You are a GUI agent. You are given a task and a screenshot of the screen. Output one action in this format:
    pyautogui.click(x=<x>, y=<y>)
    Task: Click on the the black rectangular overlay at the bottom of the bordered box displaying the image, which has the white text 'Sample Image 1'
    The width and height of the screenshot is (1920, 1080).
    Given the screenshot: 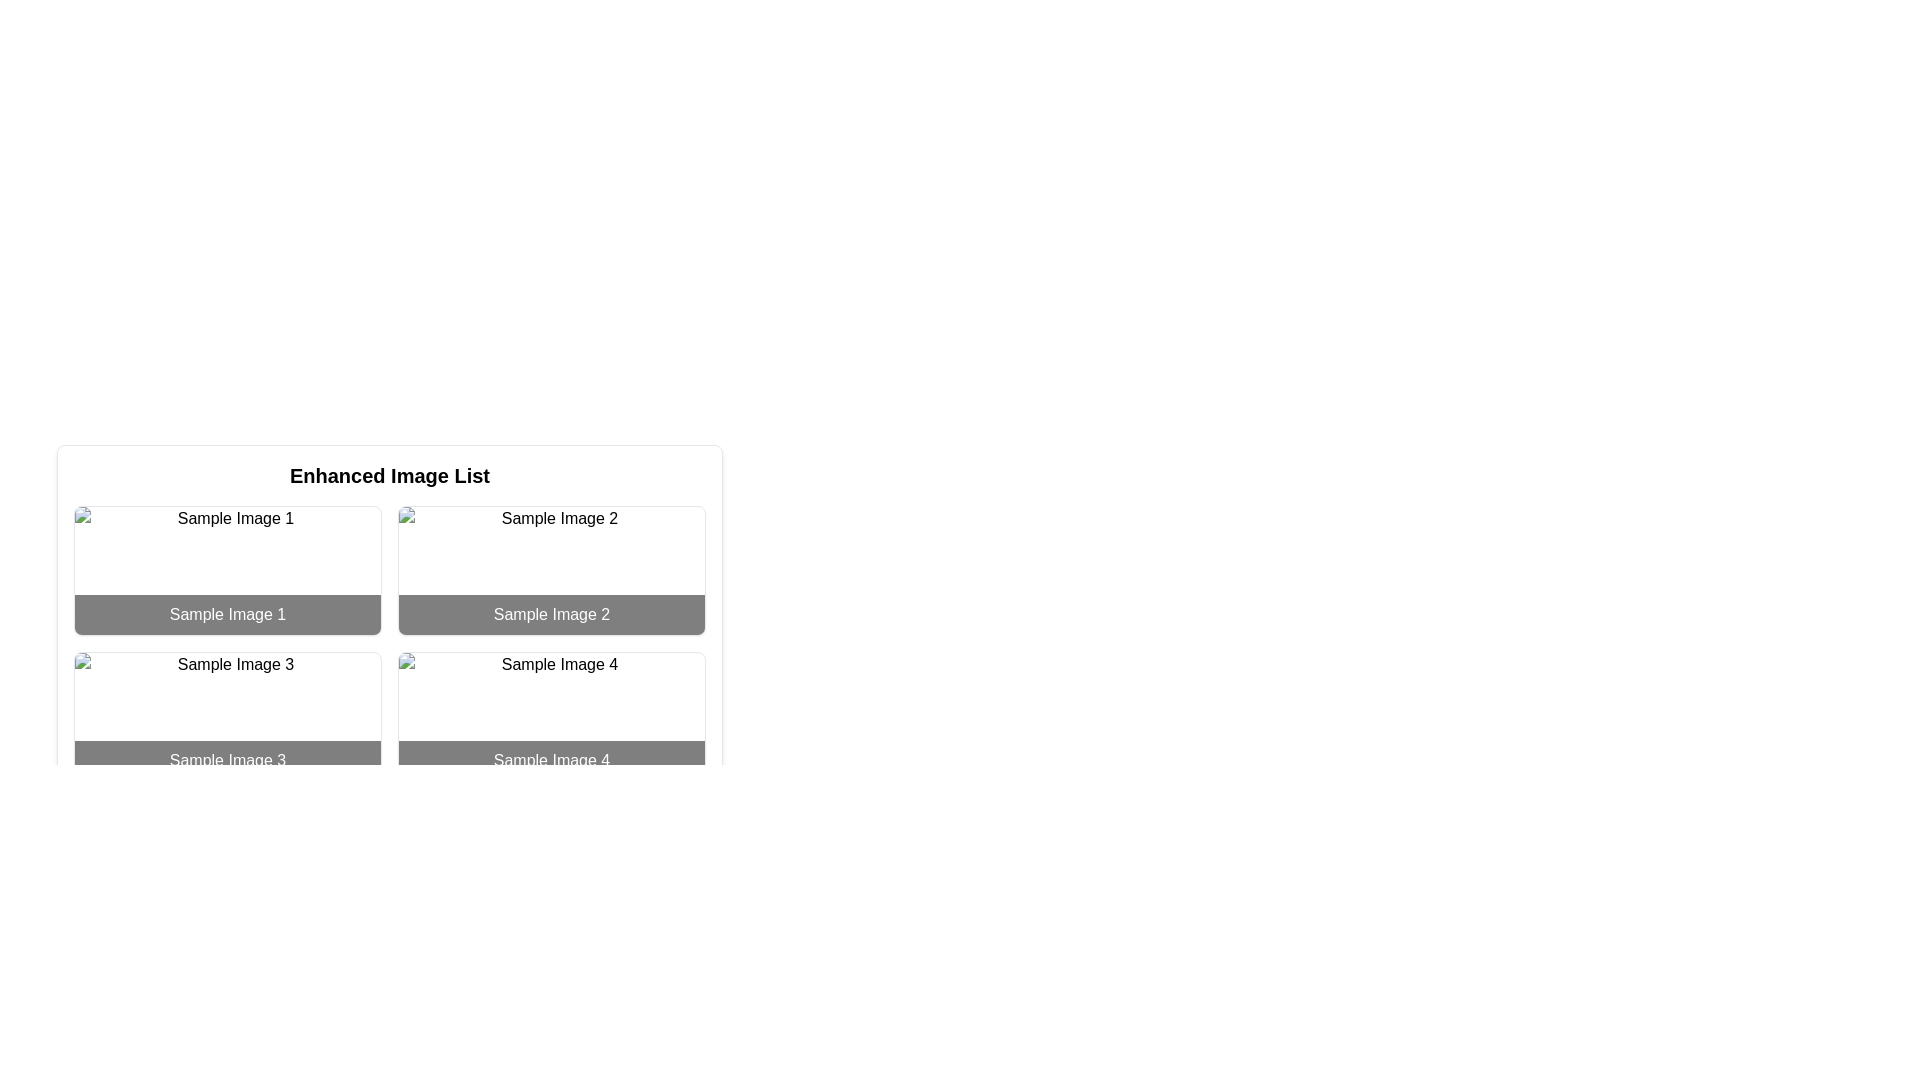 What is the action you would take?
    pyautogui.click(x=227, y=613)
    